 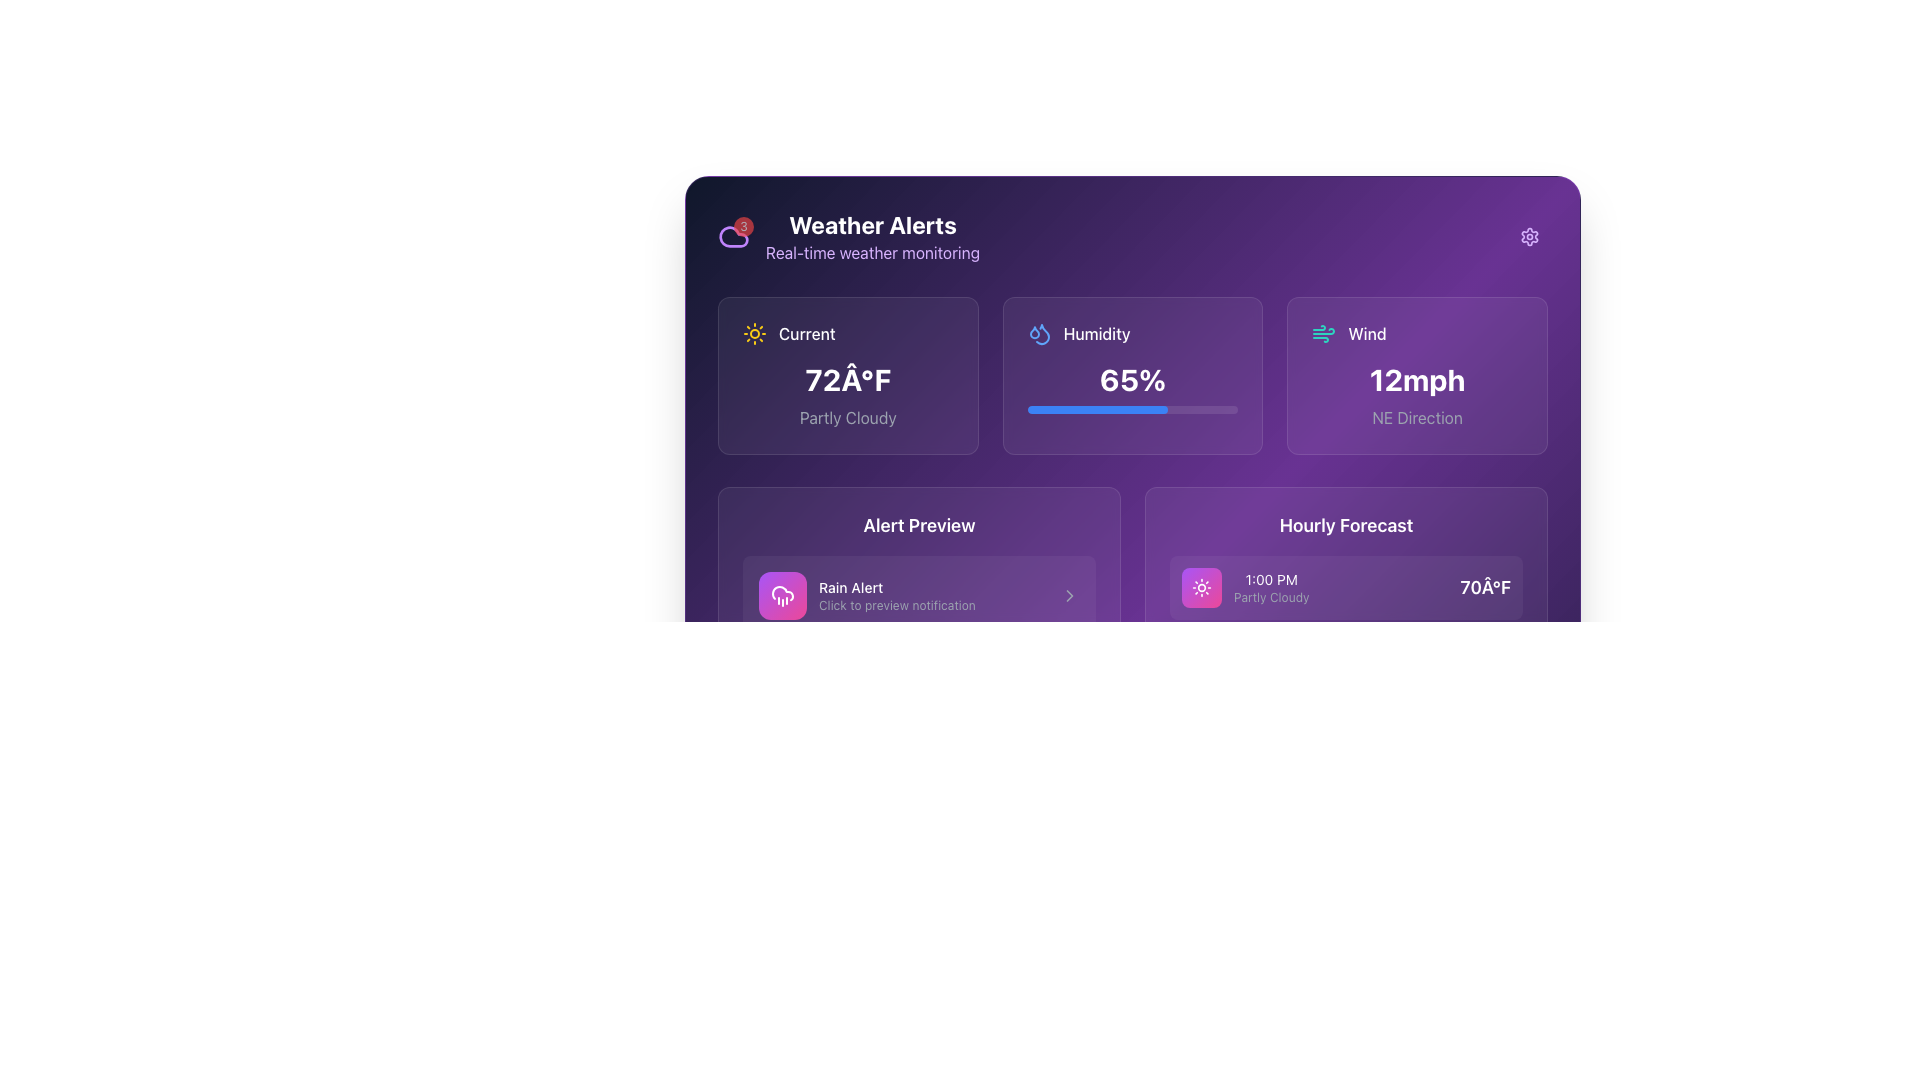 I want to click on the text label displaying the word 'Wind', which is part of a weather-themed card in the top-right corner of the dashboard interface, so click(x=1366, y=333).